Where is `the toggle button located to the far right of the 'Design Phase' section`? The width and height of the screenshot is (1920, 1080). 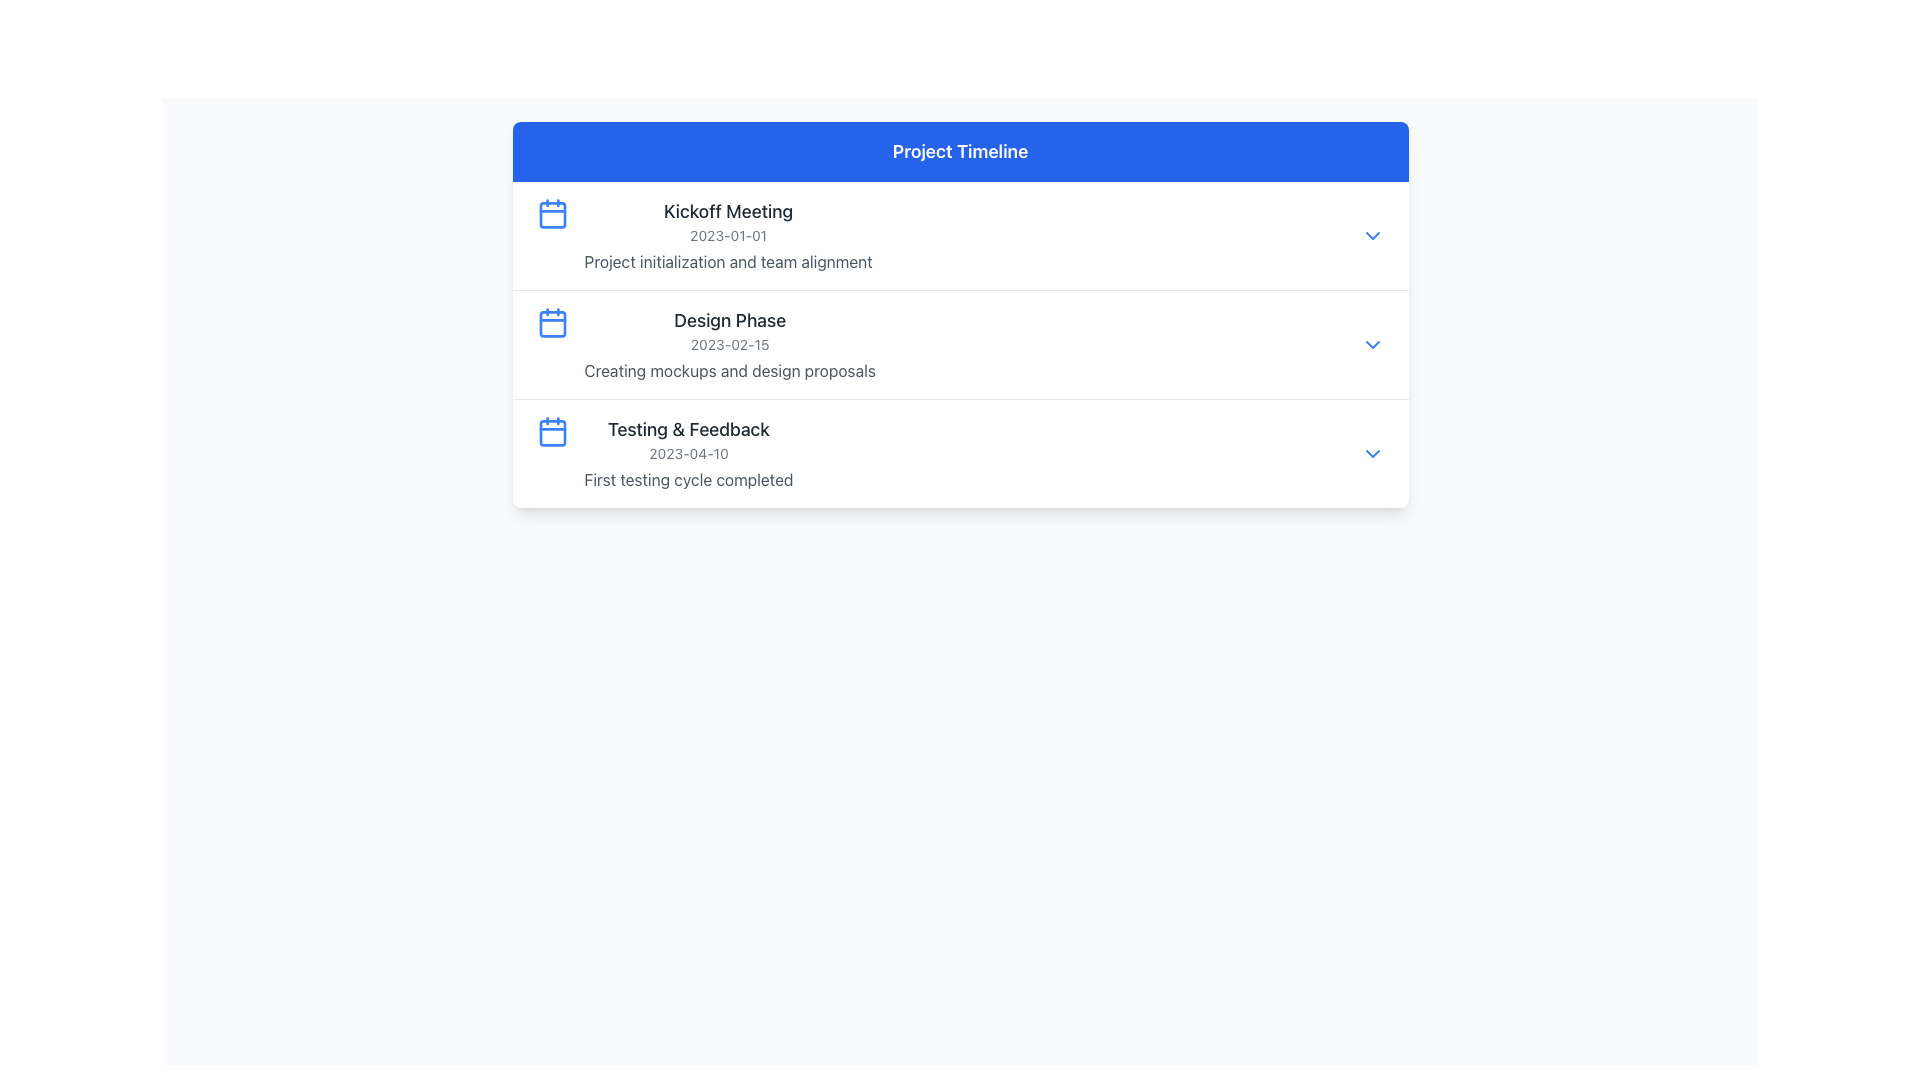
the toggle button located to the far right of the 'Design Phase' section is located at coordinates (1371, 343).